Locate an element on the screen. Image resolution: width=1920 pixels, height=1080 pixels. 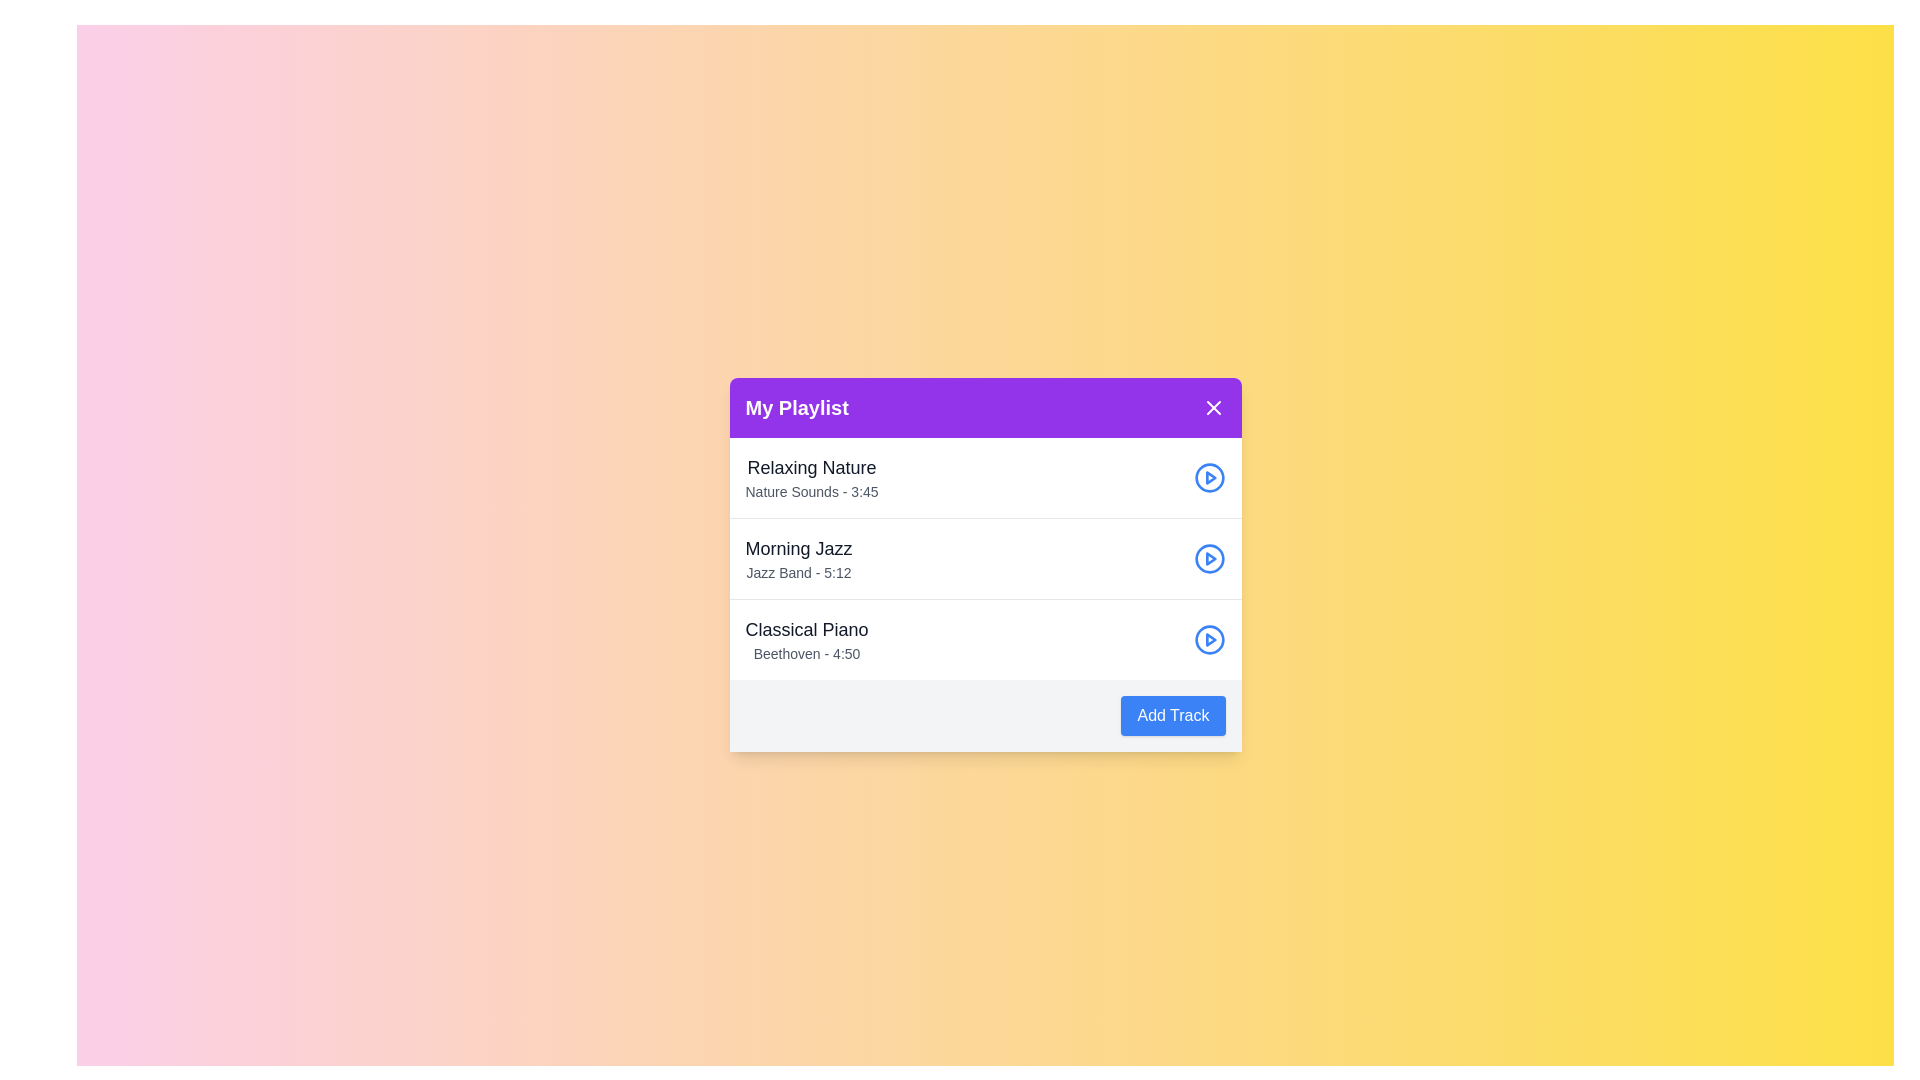
the play icon of the song titled 'Morning Jazz' is located at coordinates (1208, 559).